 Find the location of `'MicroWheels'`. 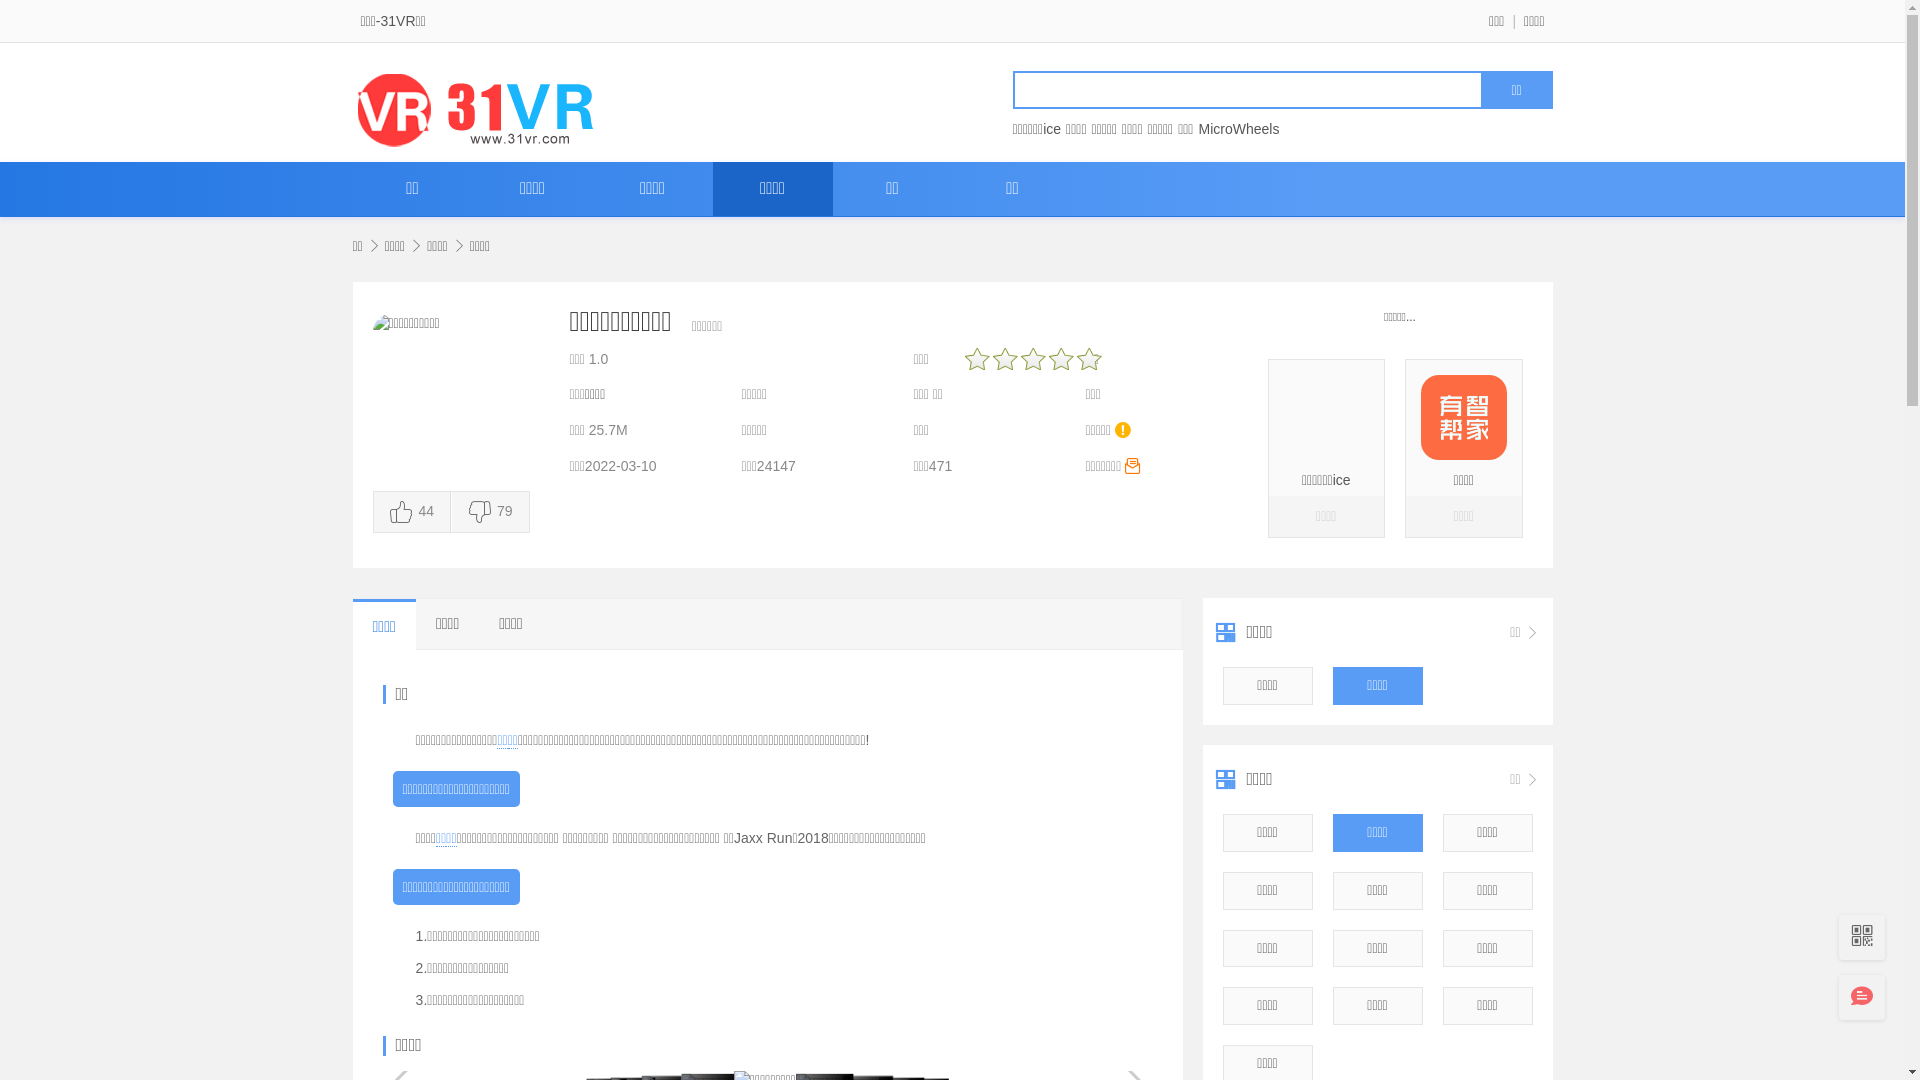

'MicroWheels' is located at coordinates (1237, 128).